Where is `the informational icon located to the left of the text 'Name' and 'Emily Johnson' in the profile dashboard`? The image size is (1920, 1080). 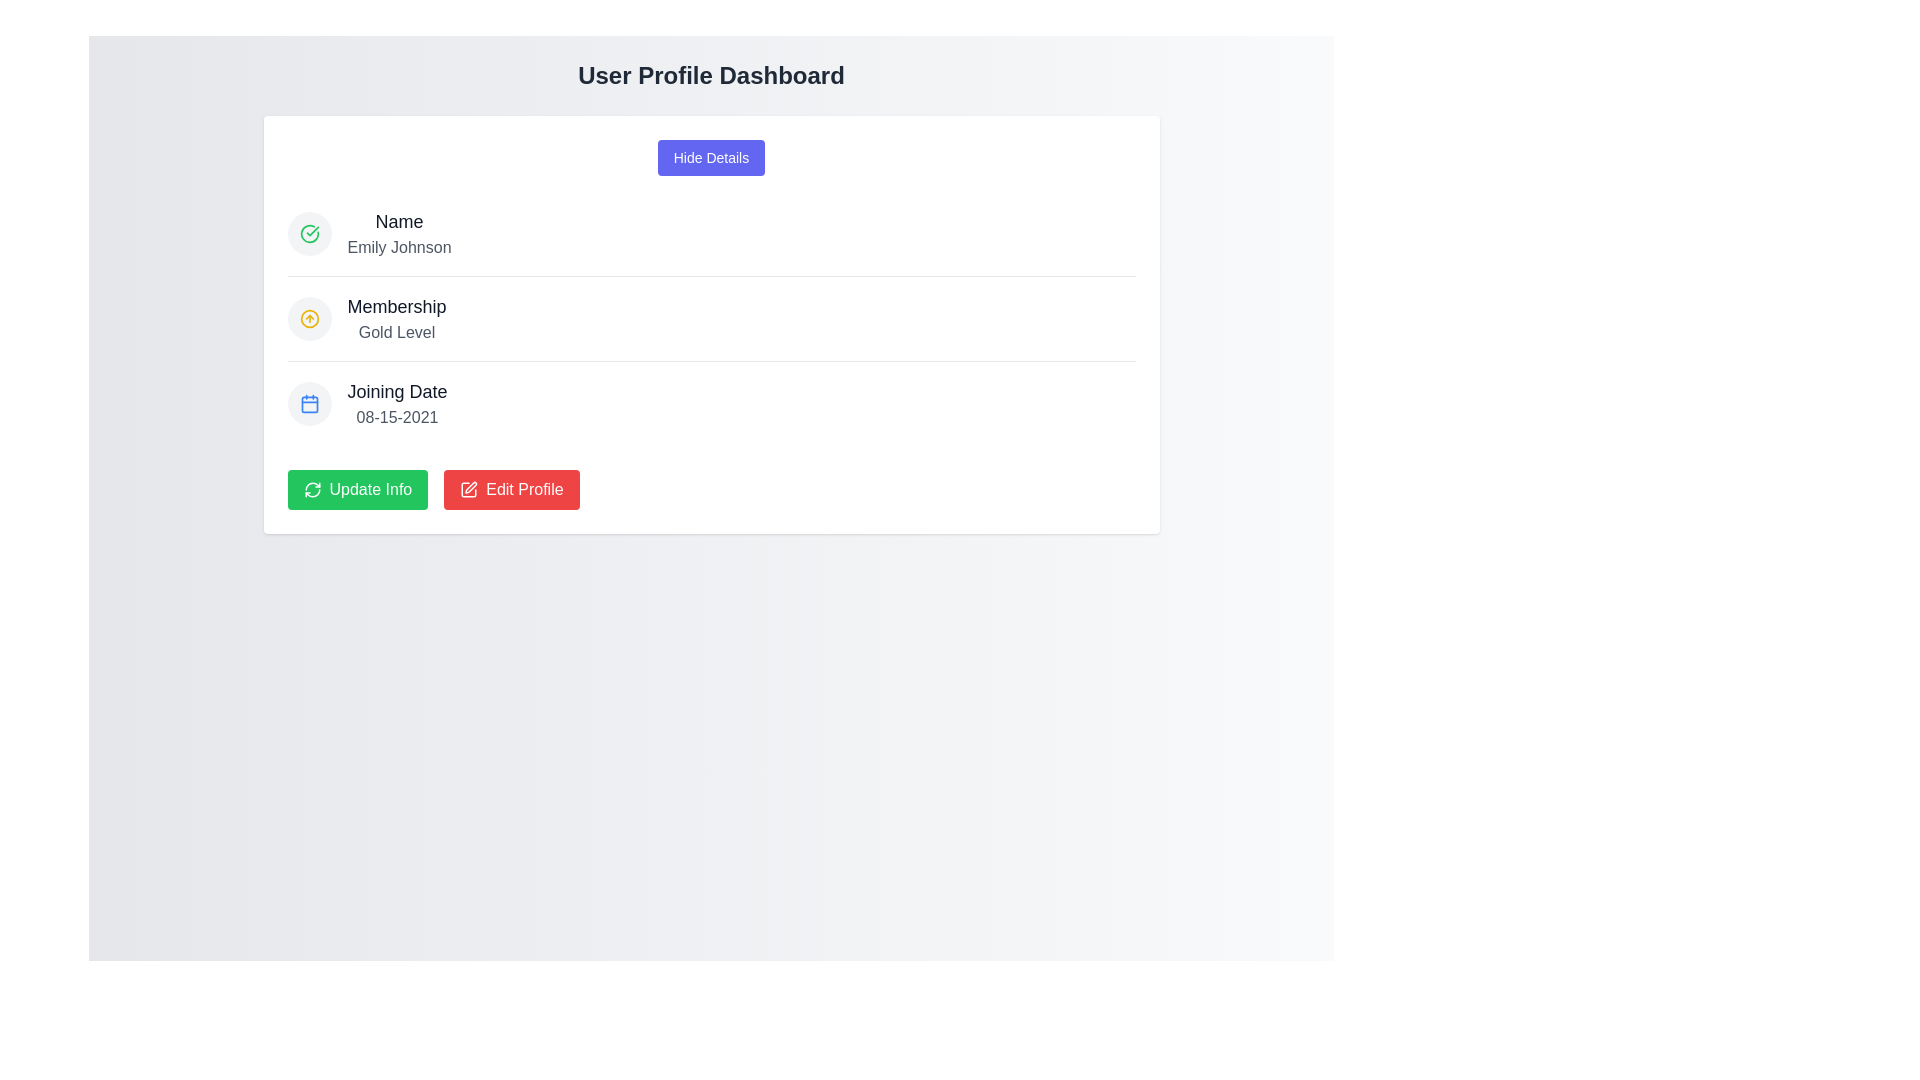 the informational icon located to the left of the text 'Name' and 'Emily Johnson' in the profile dashboard is located at coordinates (308, 233).